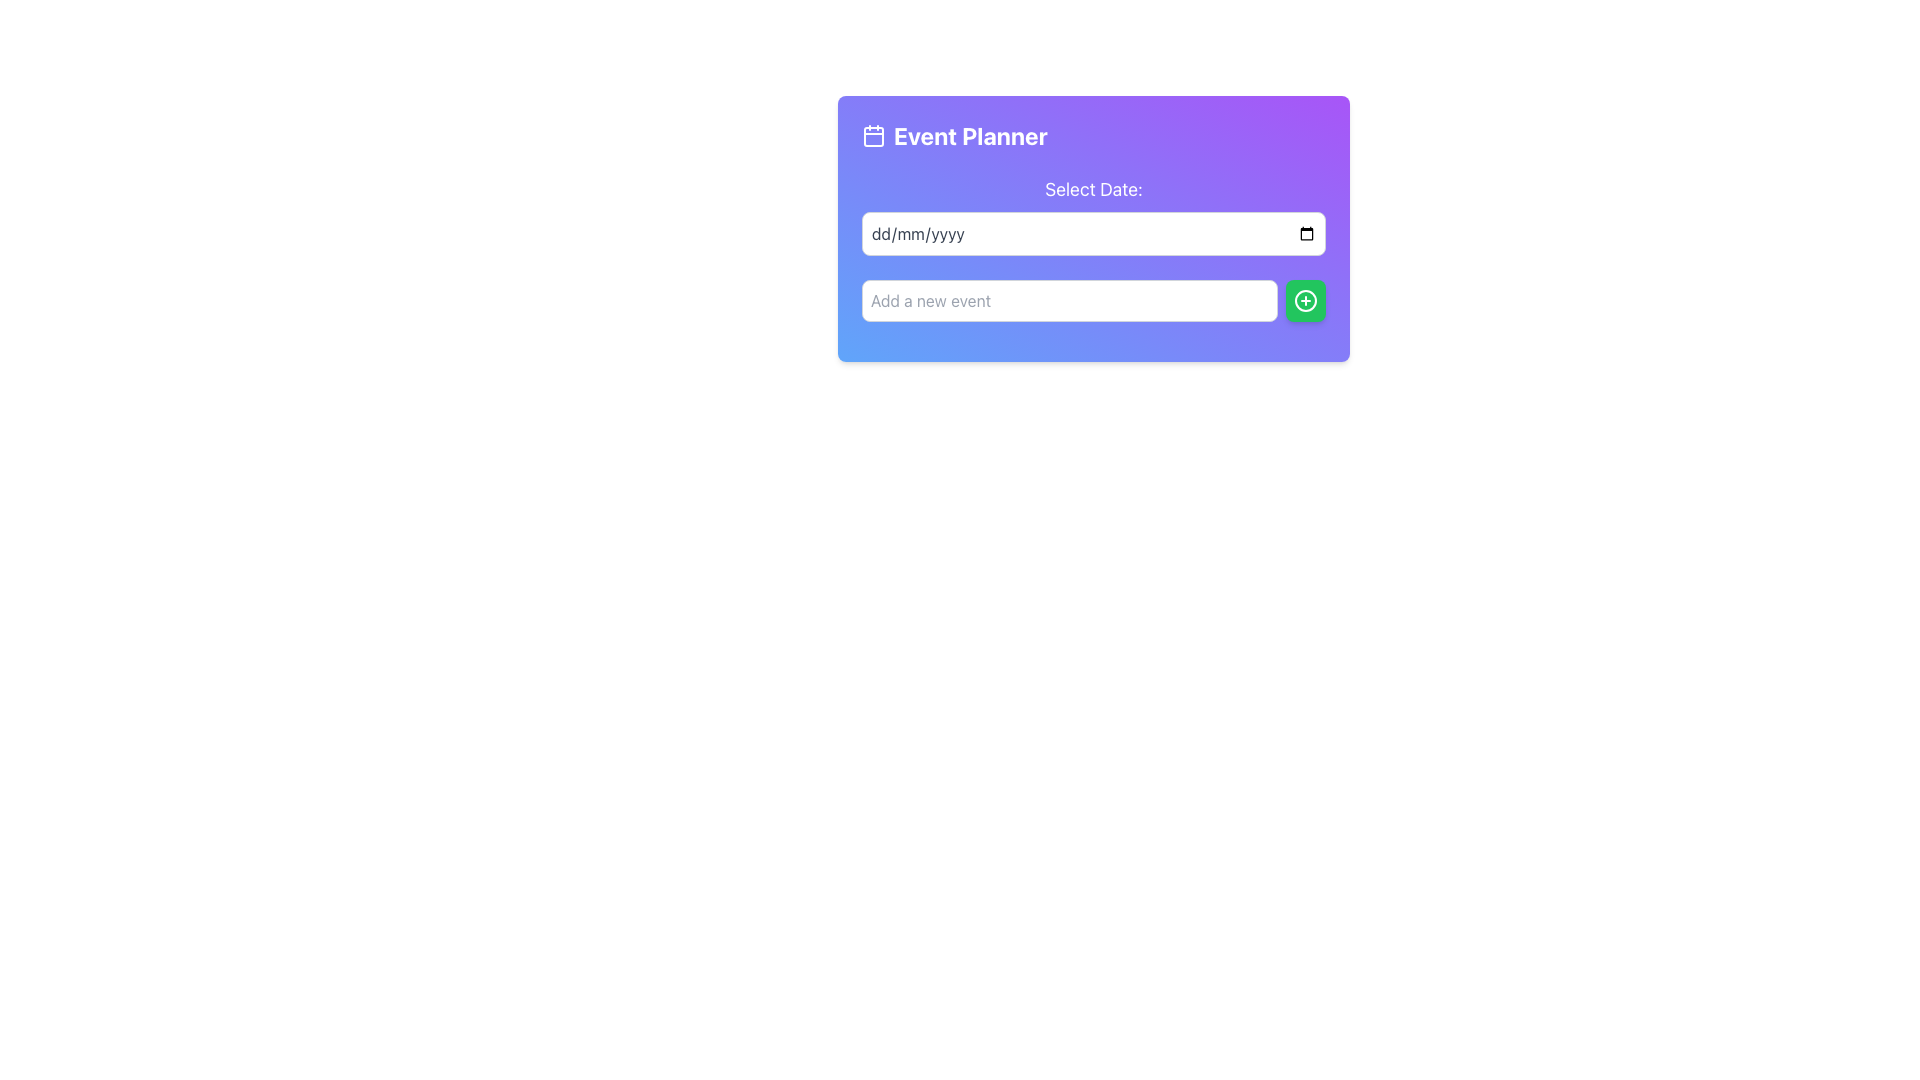  Describe the element at coordinates (873, 135) in the screenshot. I see `the calendar icon located to the left of the 'Event Planner' text, which features a rounded rectangular outline with two vertical lines on top and a larger bottom section` at that location.